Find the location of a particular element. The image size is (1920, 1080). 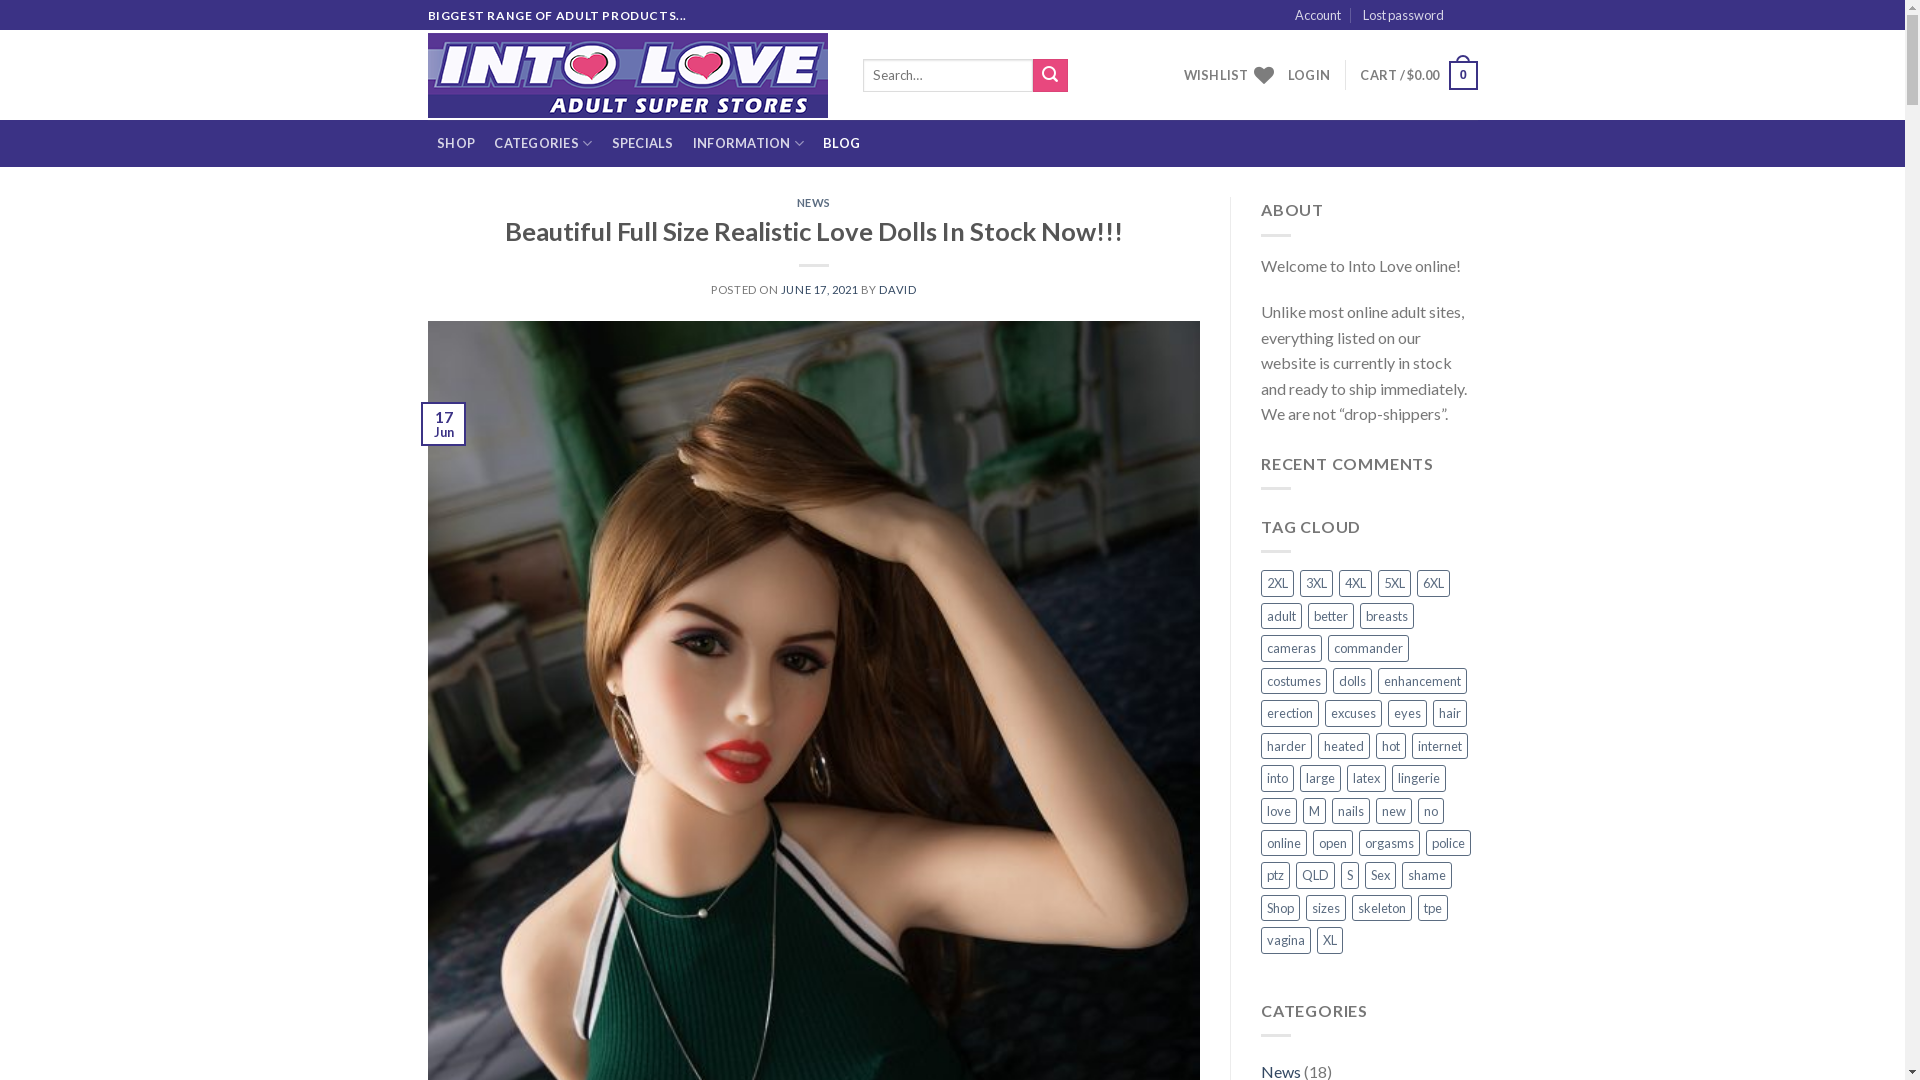

'new' is located at coordinates (1392, 810).